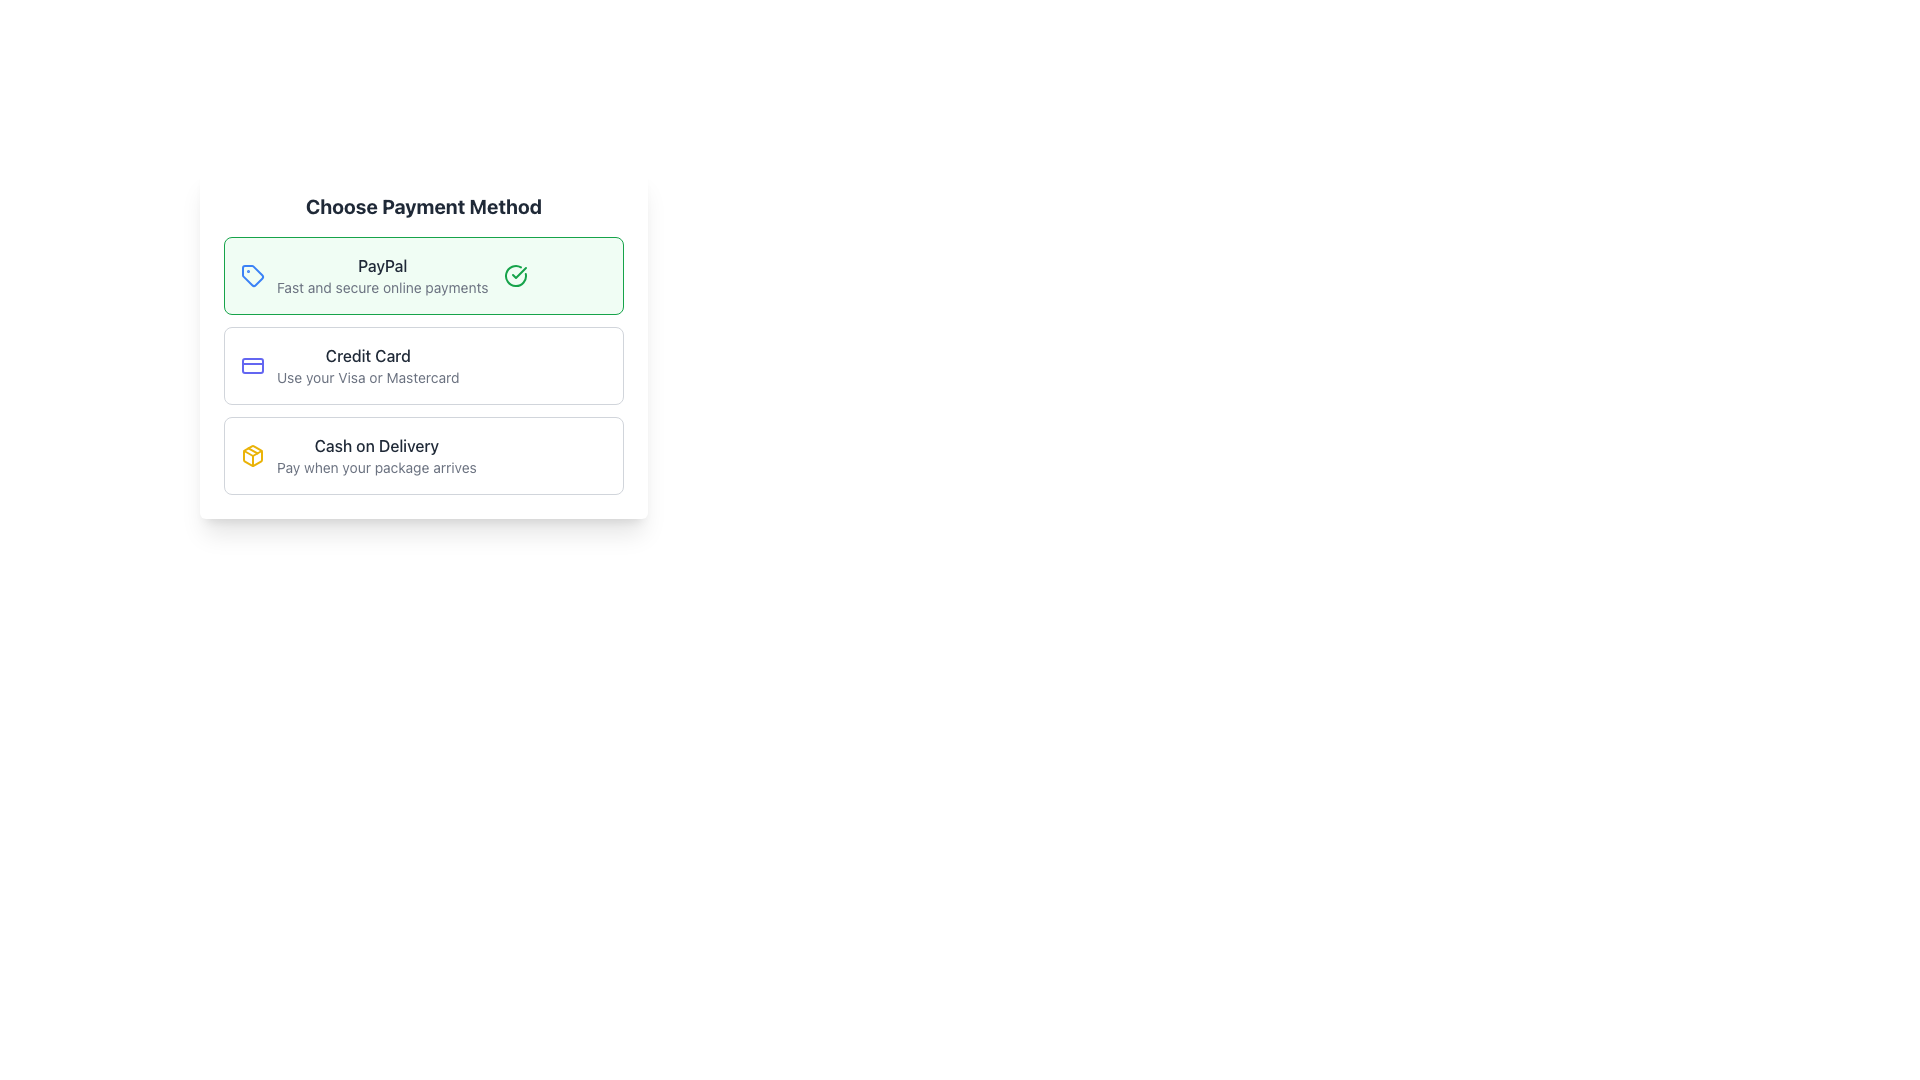 This screenshot has width=1920, height=1080. What do you see at coordinates (519, 273) in the screenshot?
I see `the checkmark icon with a green stroke located adjacent to the 'PayPal' text in the payment method selection interface` at bounding box center [519, 273].